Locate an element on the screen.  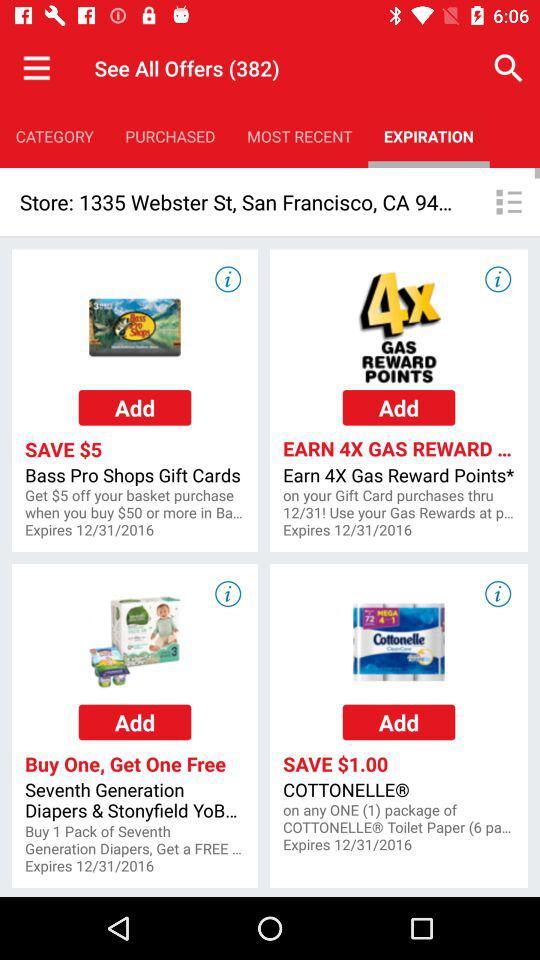
item next to the store 1335 webster is located at coordinates (509, 202).